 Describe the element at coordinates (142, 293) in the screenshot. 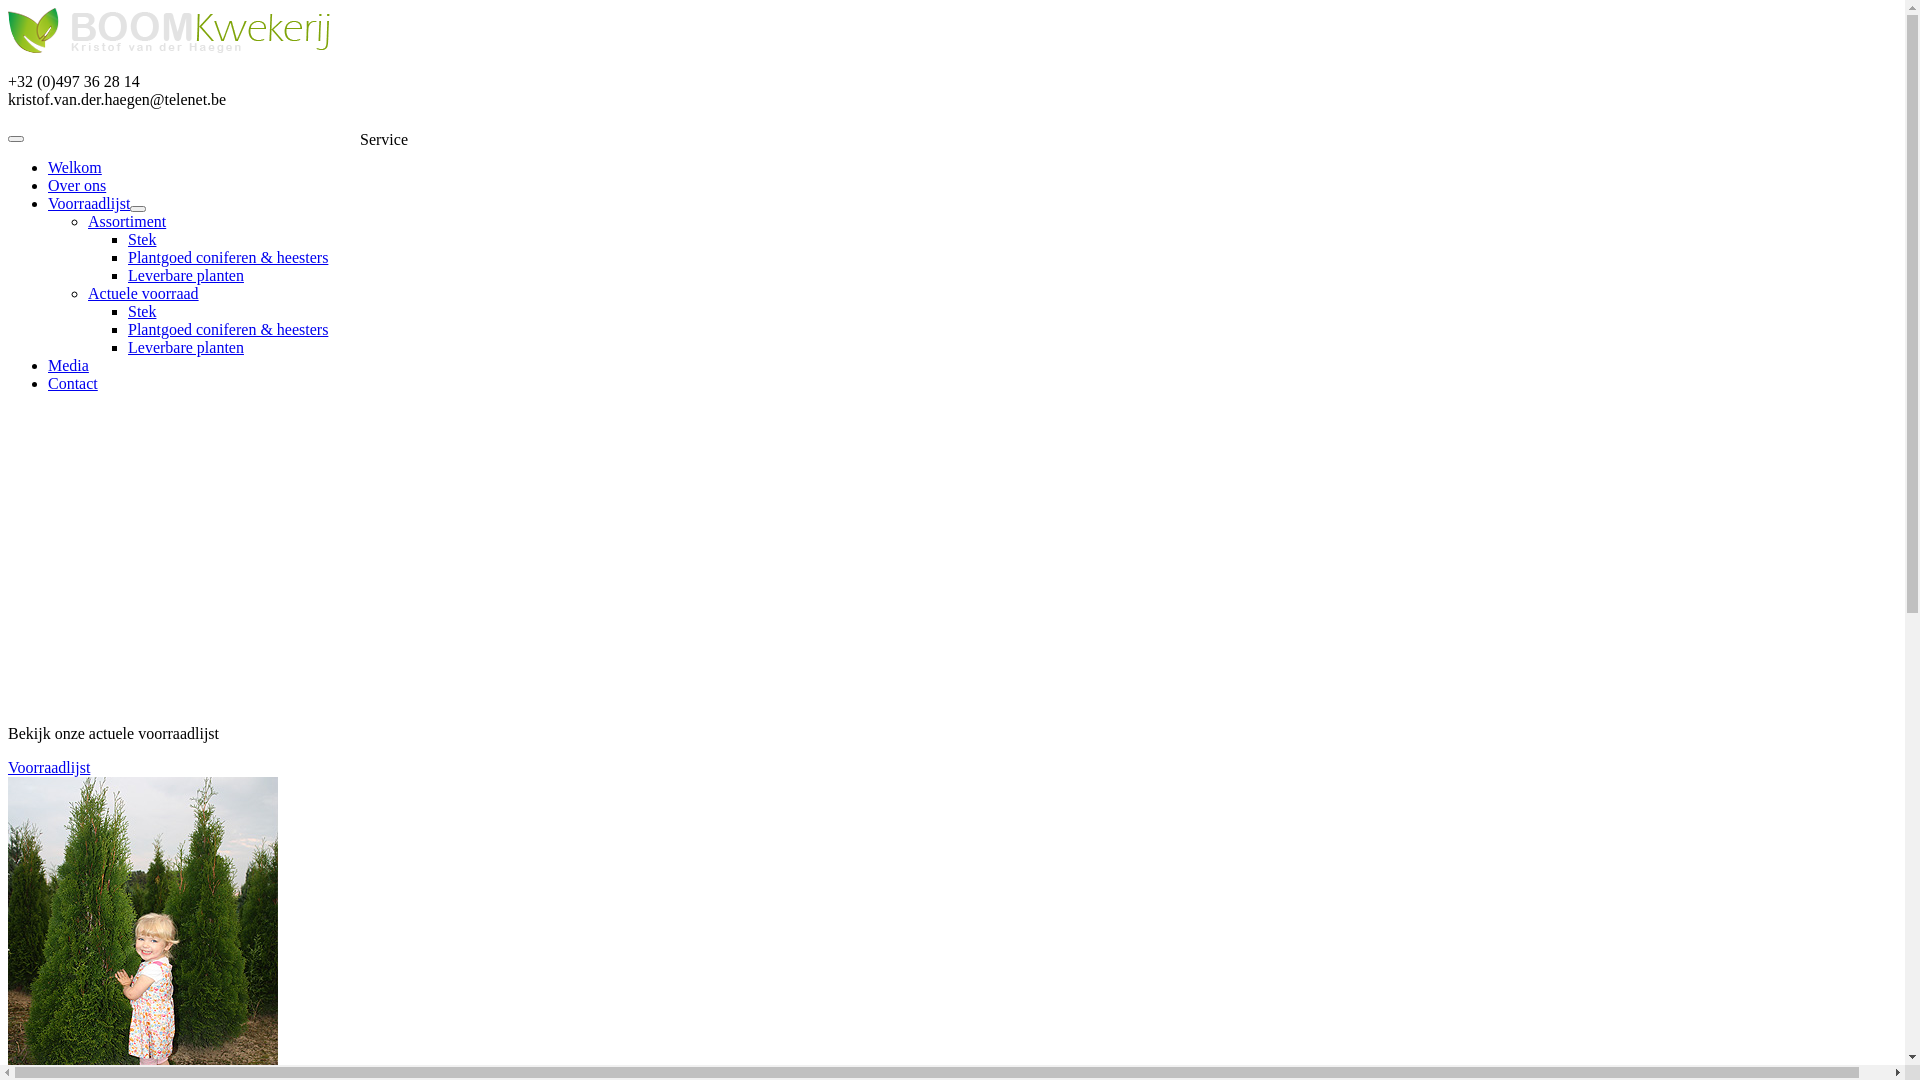

I see `'Actuele voorraad'` at that location.